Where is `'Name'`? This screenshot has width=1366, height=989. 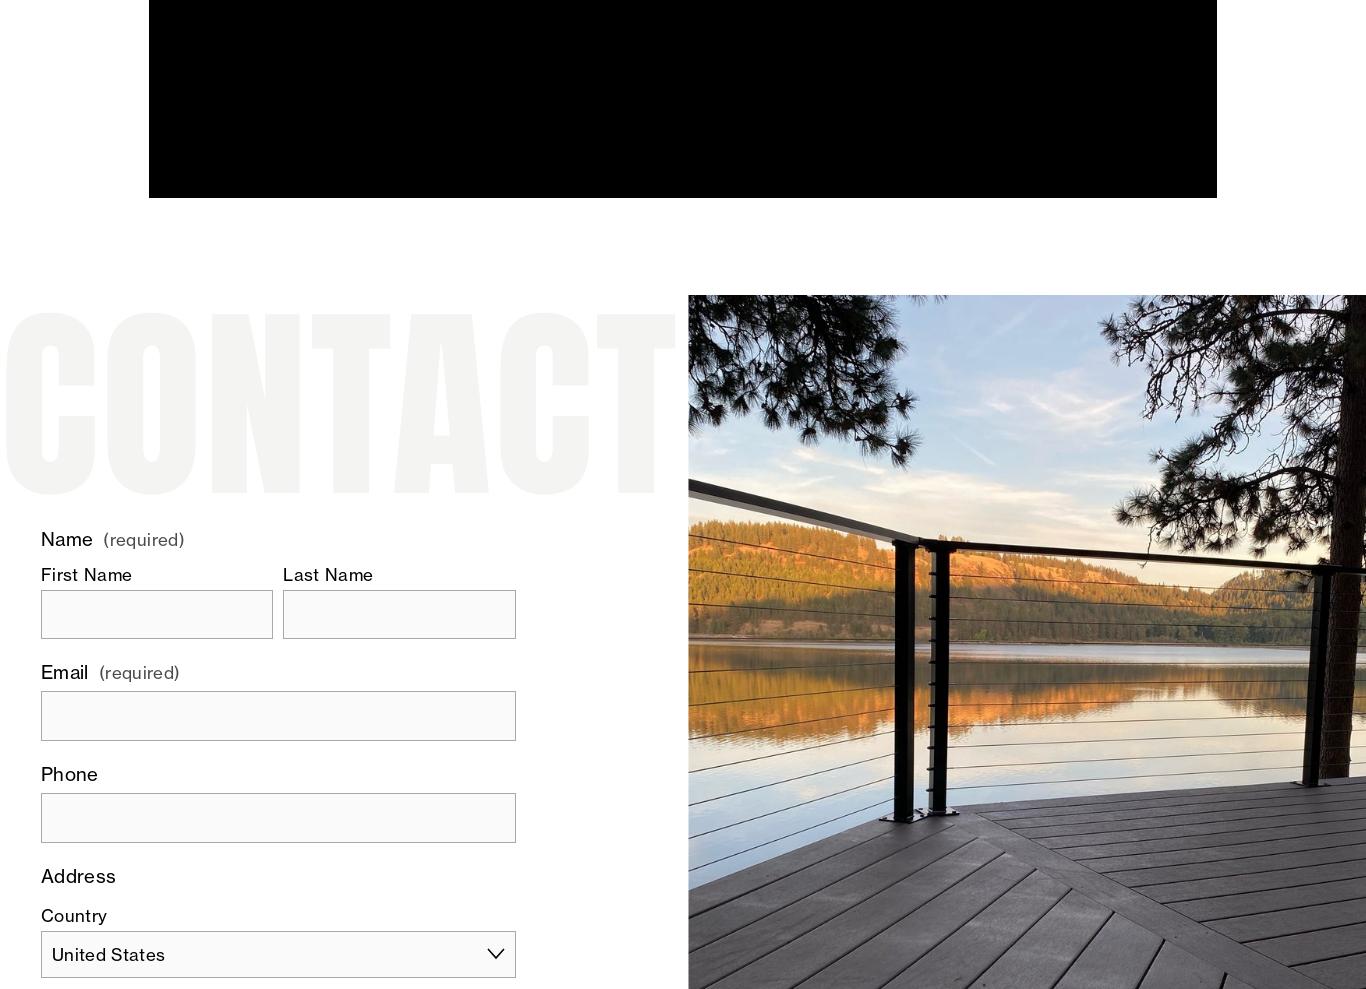
'Name' is located at coordinates (66, 539).